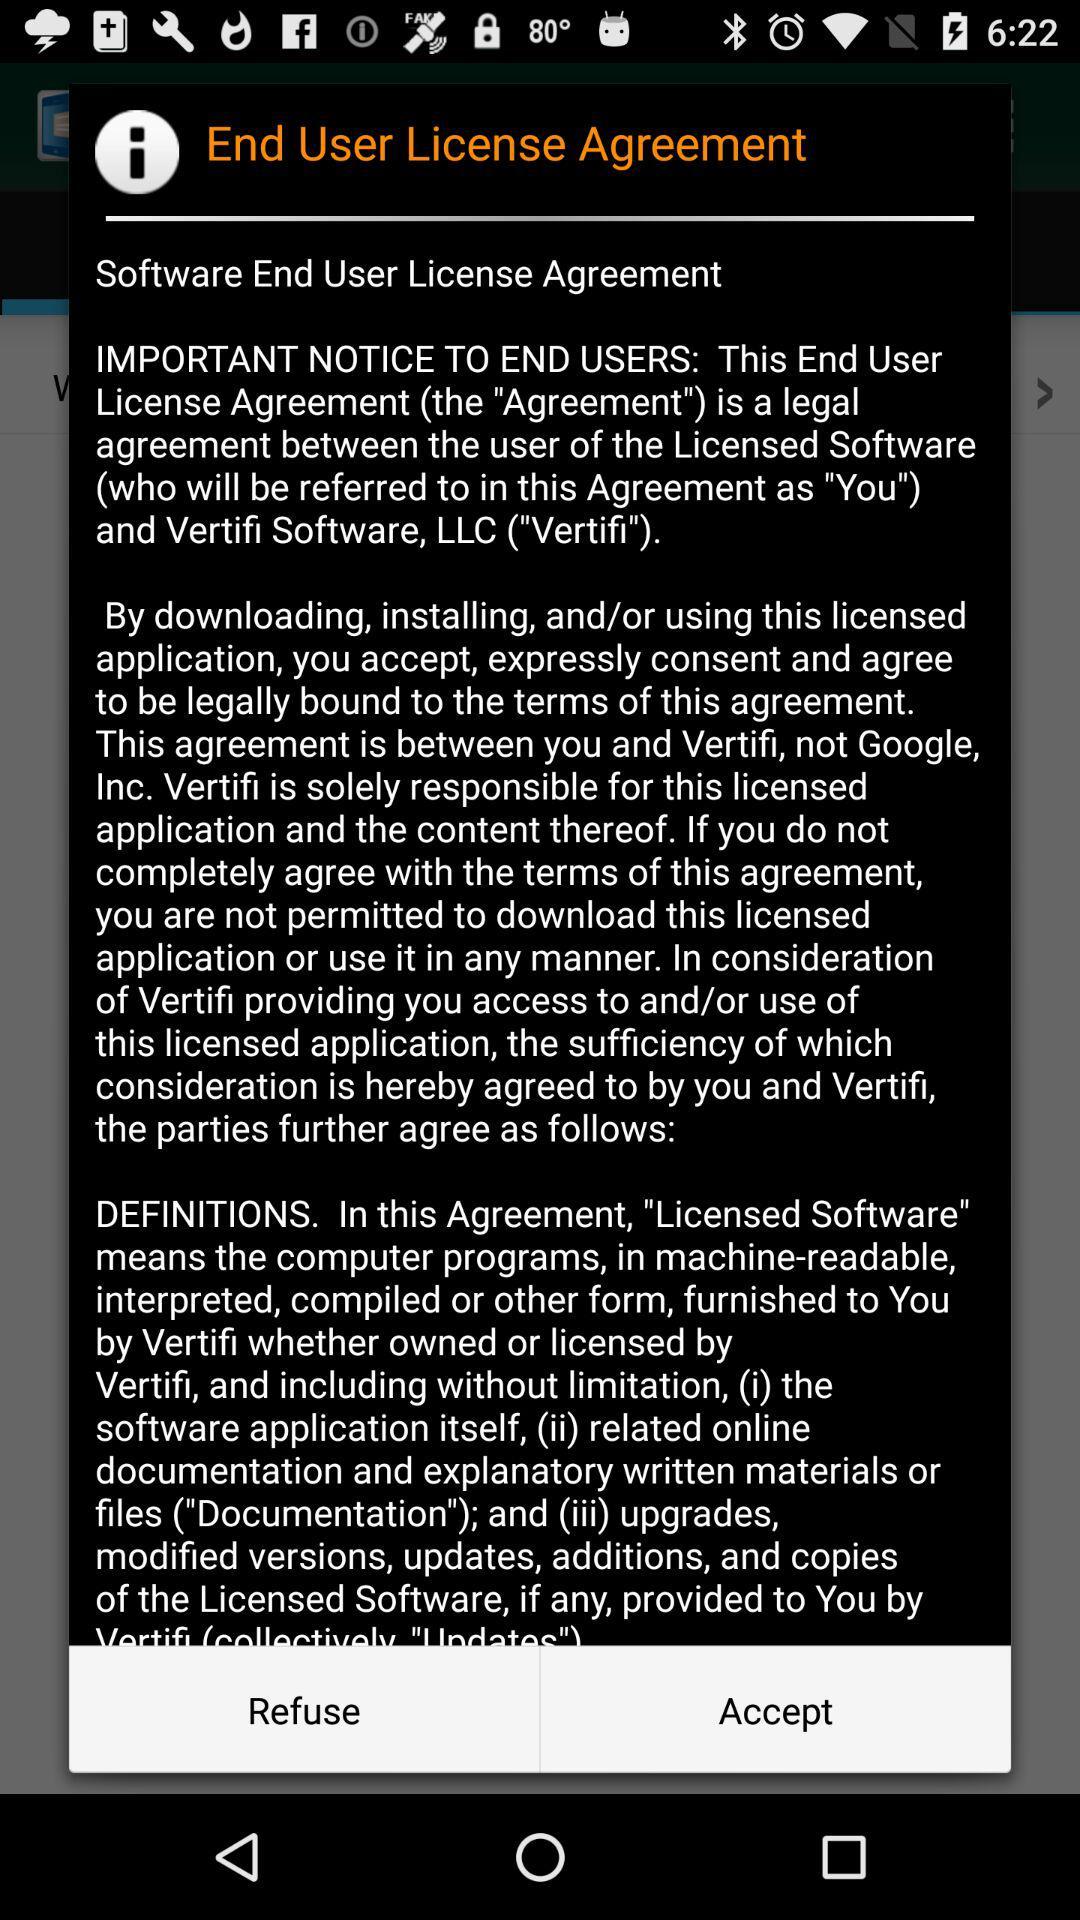 The width and height of the screenshot is (1080, 1920). What do you see at coordinates (304, 1708) in the screenshot?
I see `refuse at the bottom left corner` at bounding box center [304, 1708].